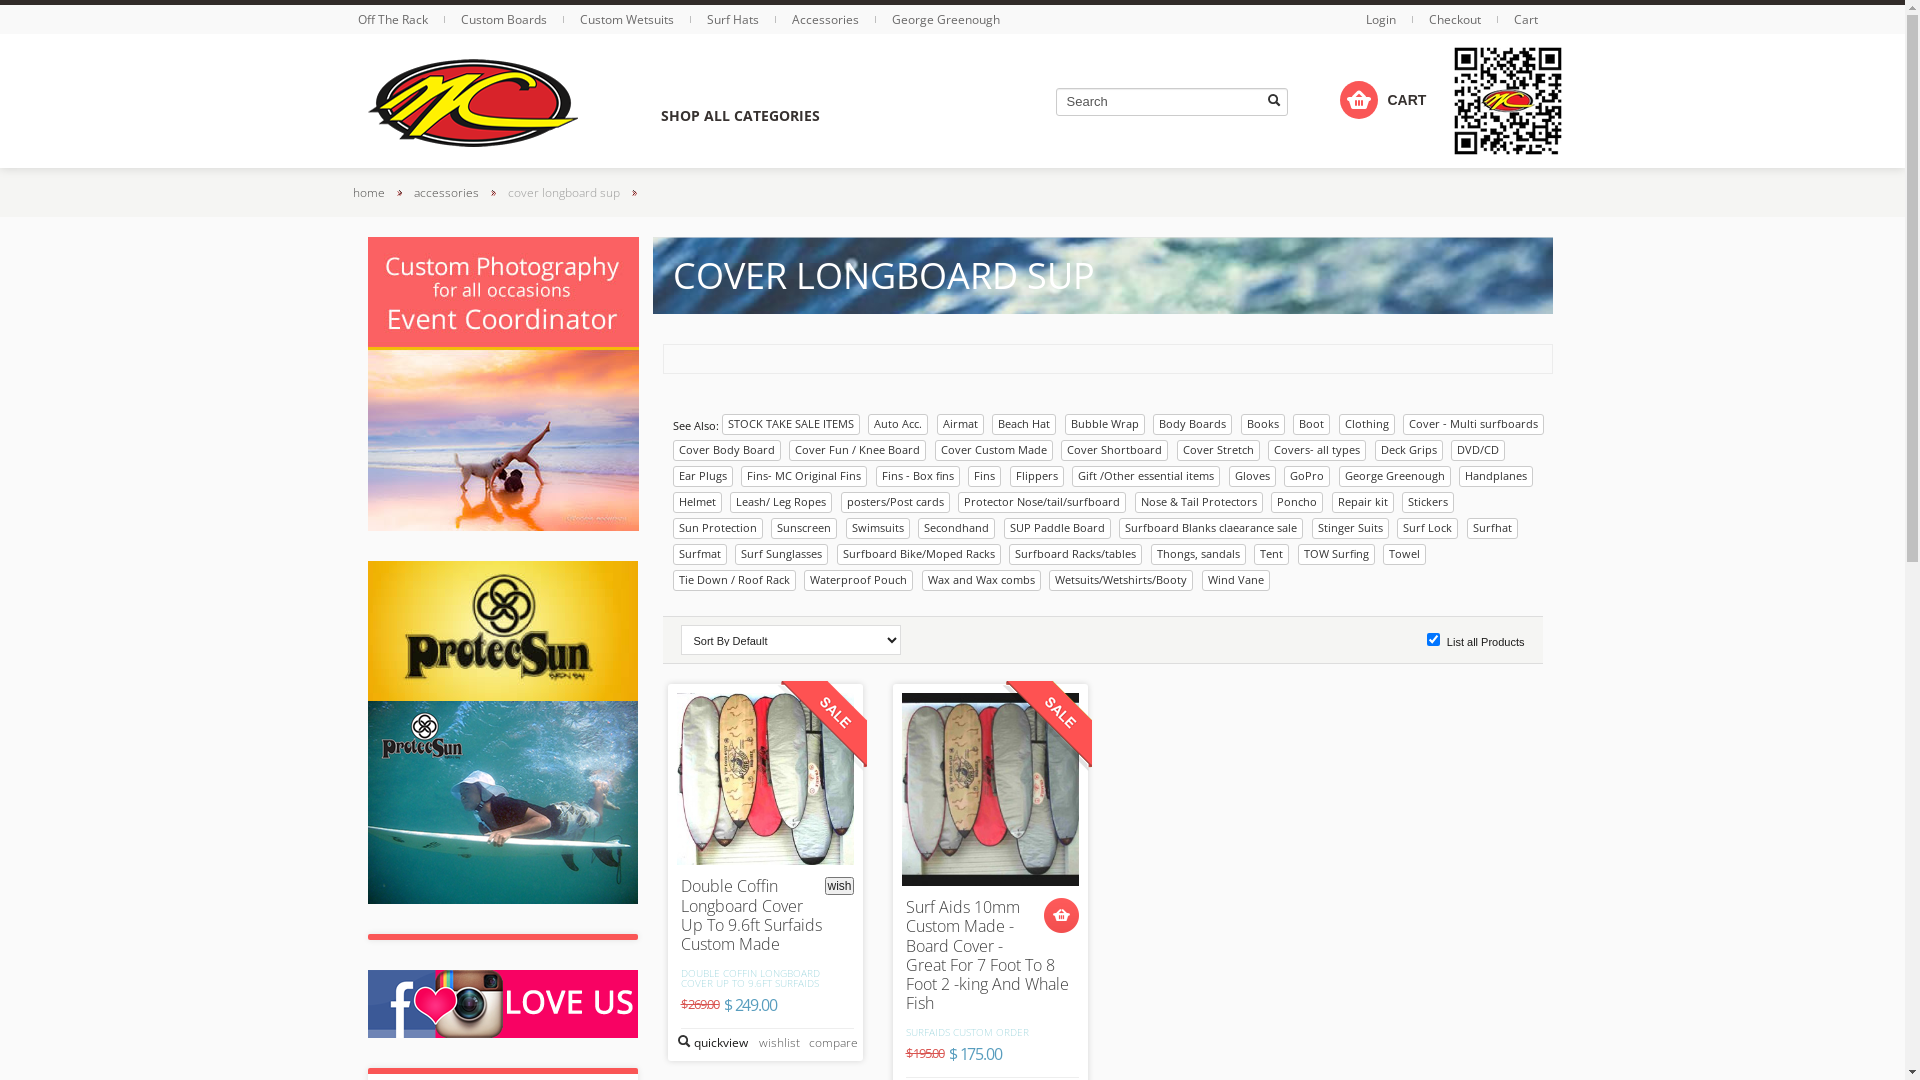  What do you see at coordinates (1250, 476) in the screenshot?
I see `'Gloves'` at bounding box center [1250, 476].